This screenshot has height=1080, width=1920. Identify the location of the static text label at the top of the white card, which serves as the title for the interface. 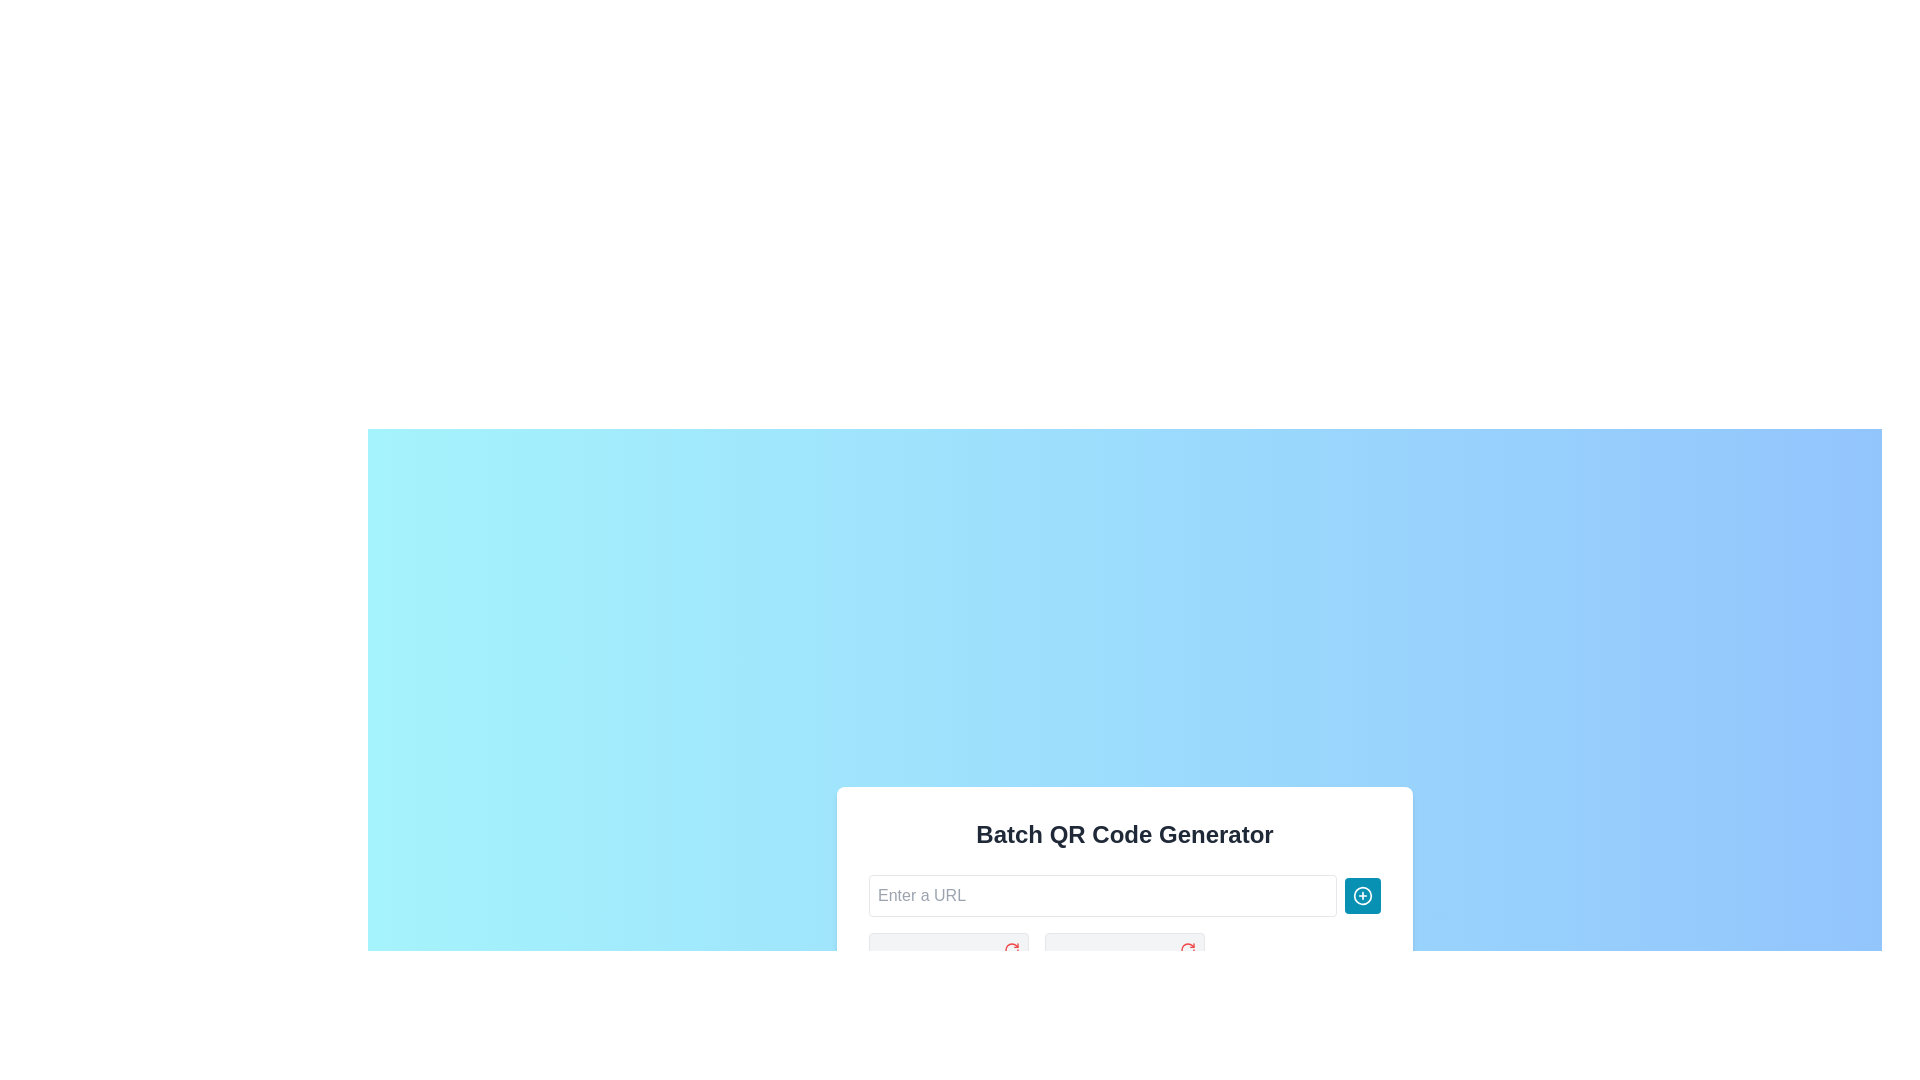
(1124, 834).